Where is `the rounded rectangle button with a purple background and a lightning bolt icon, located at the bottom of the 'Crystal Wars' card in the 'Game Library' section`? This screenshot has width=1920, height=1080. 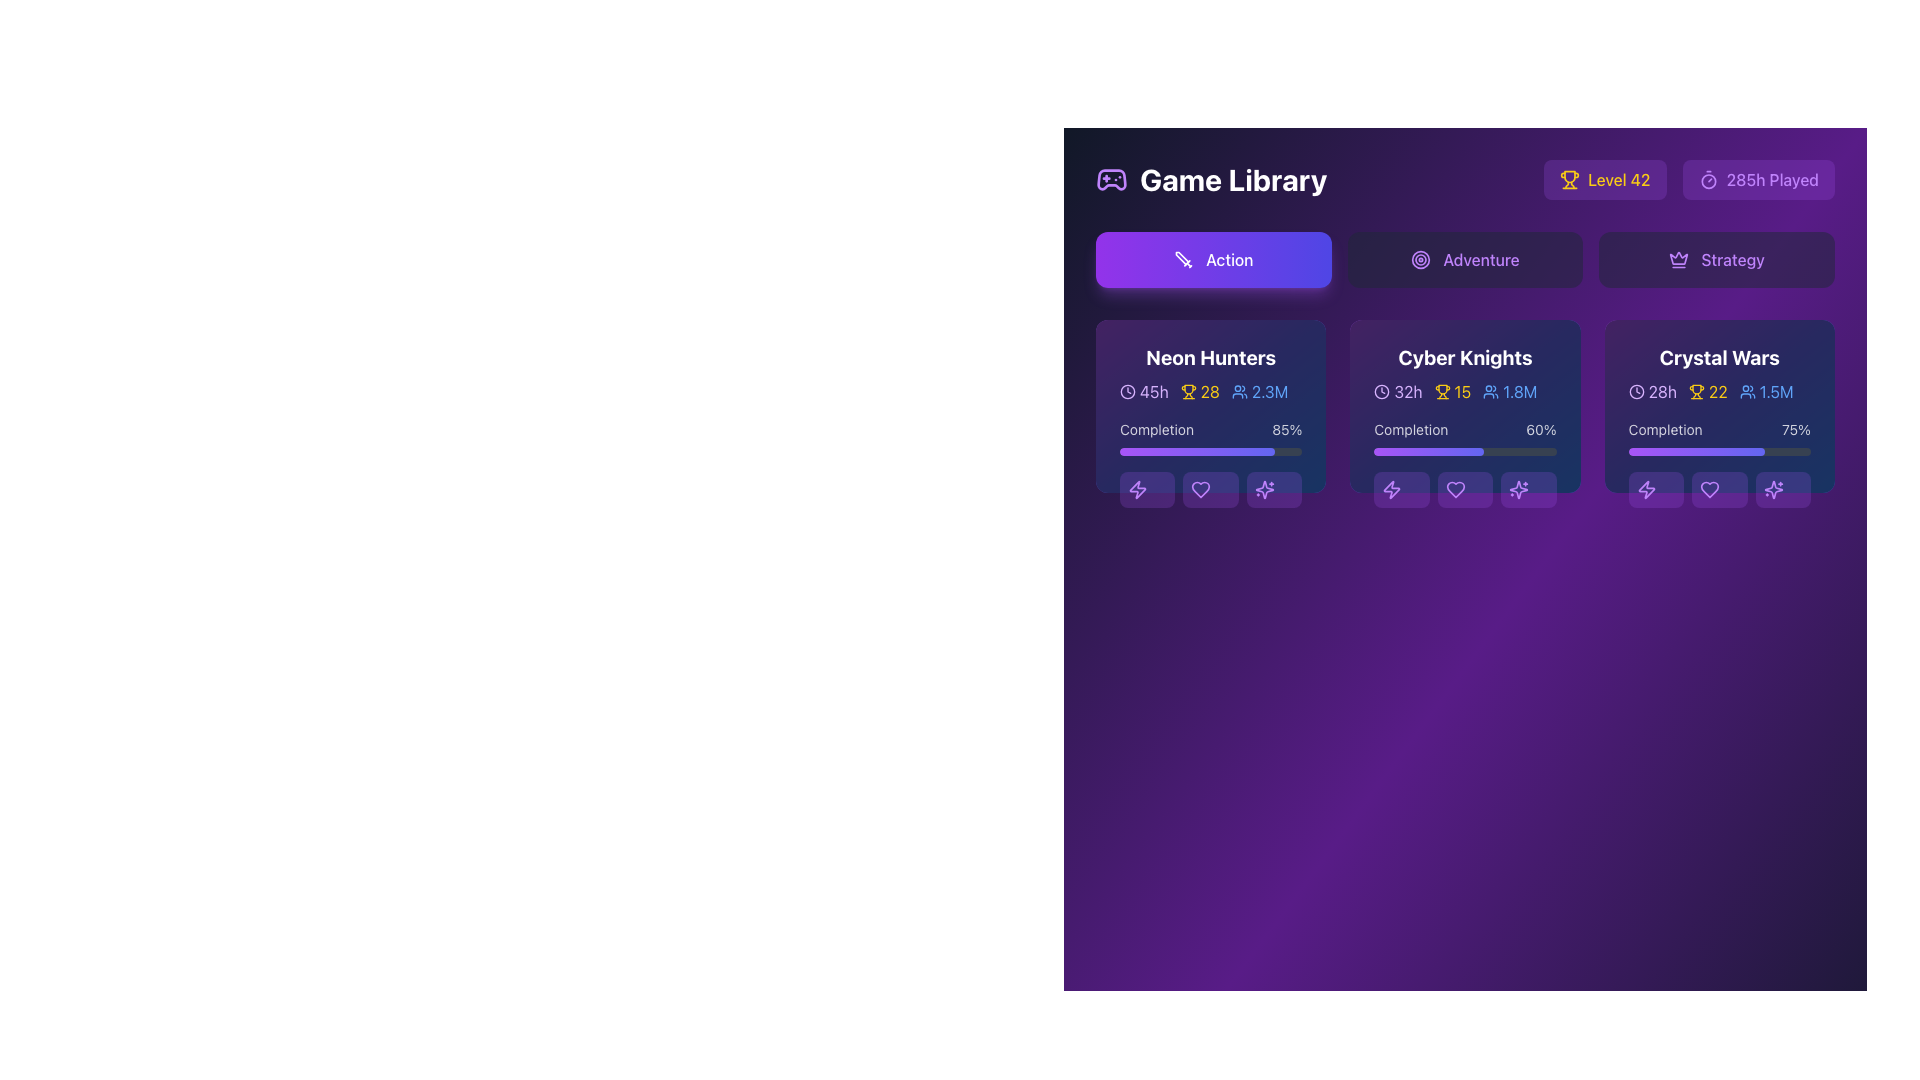 the rounded rectangle button with a purple background and a lightning bolt icon, located at the bottom of the 'Crystal Wars' card in the 'Game Library' section is located at coordinates (1656, 489).